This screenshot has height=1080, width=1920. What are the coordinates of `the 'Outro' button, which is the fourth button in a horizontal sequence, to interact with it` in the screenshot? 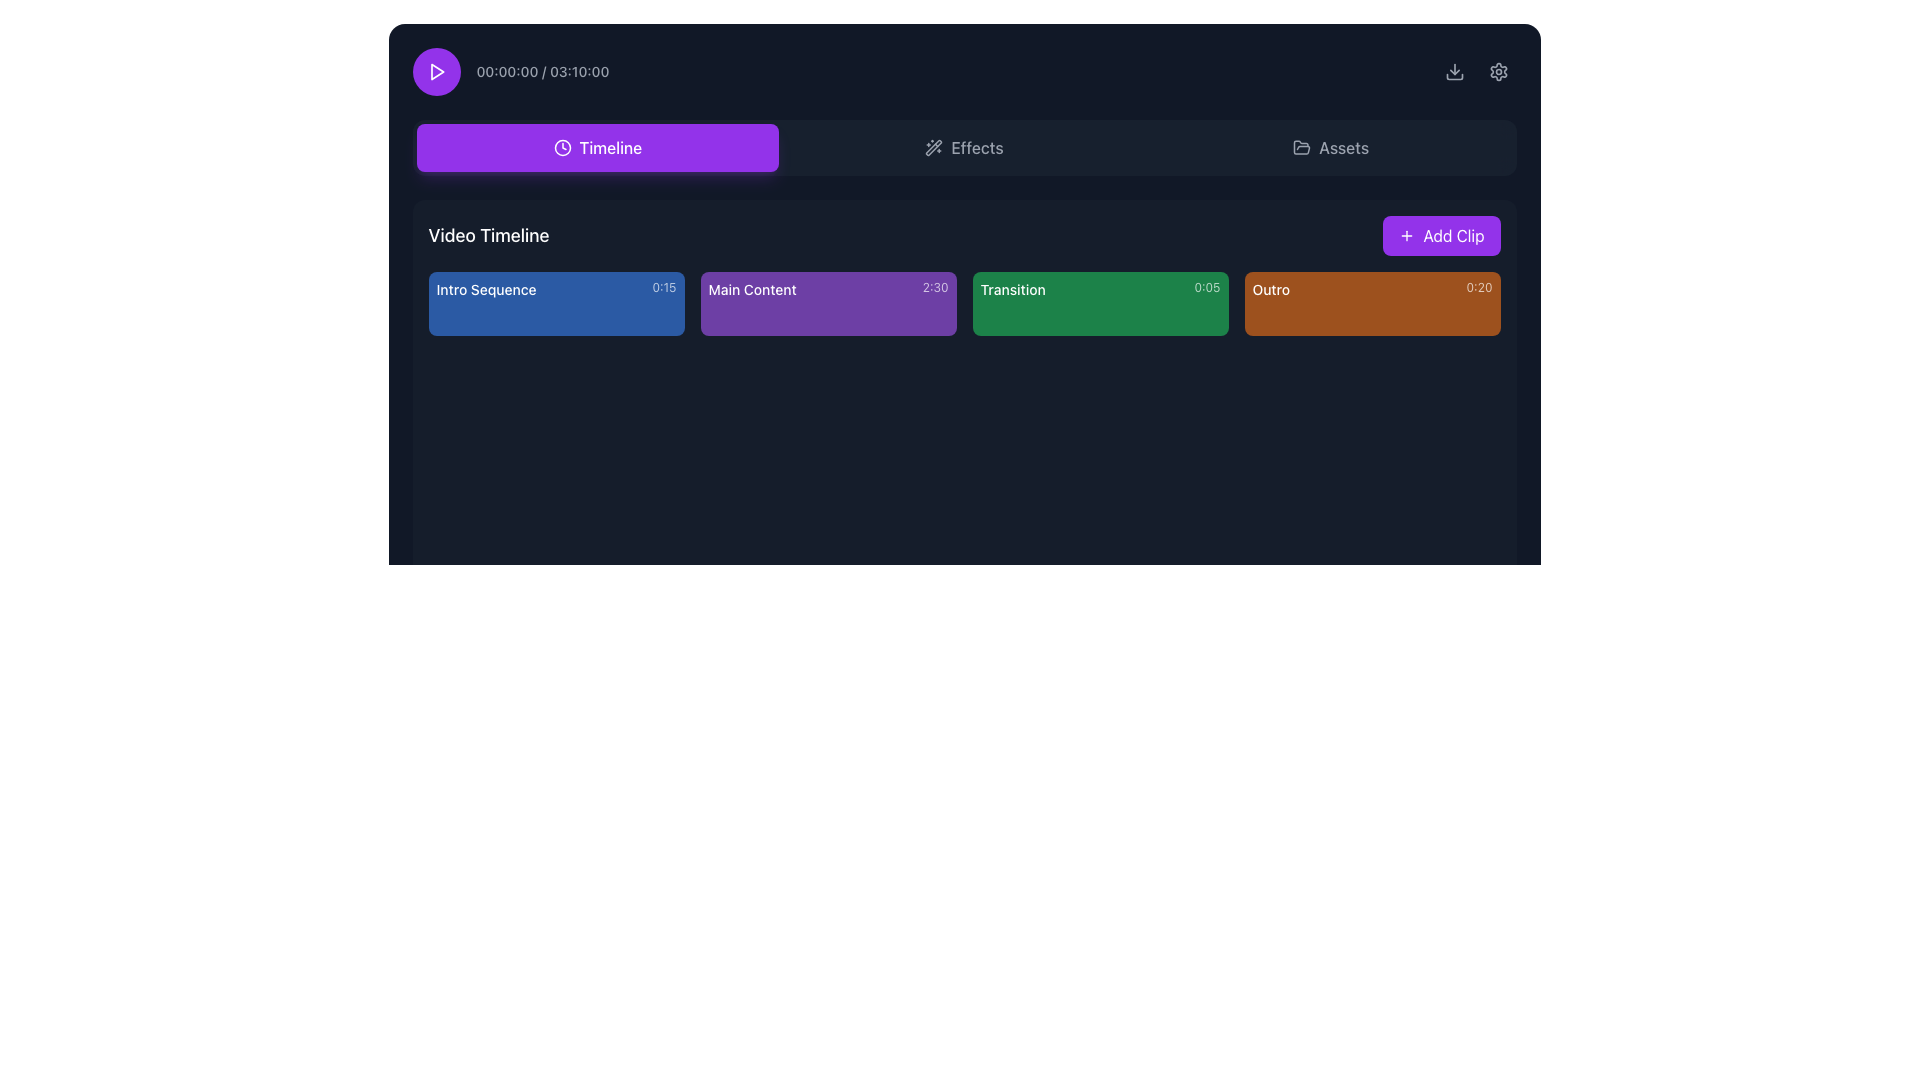 It's located at (1371, 304).